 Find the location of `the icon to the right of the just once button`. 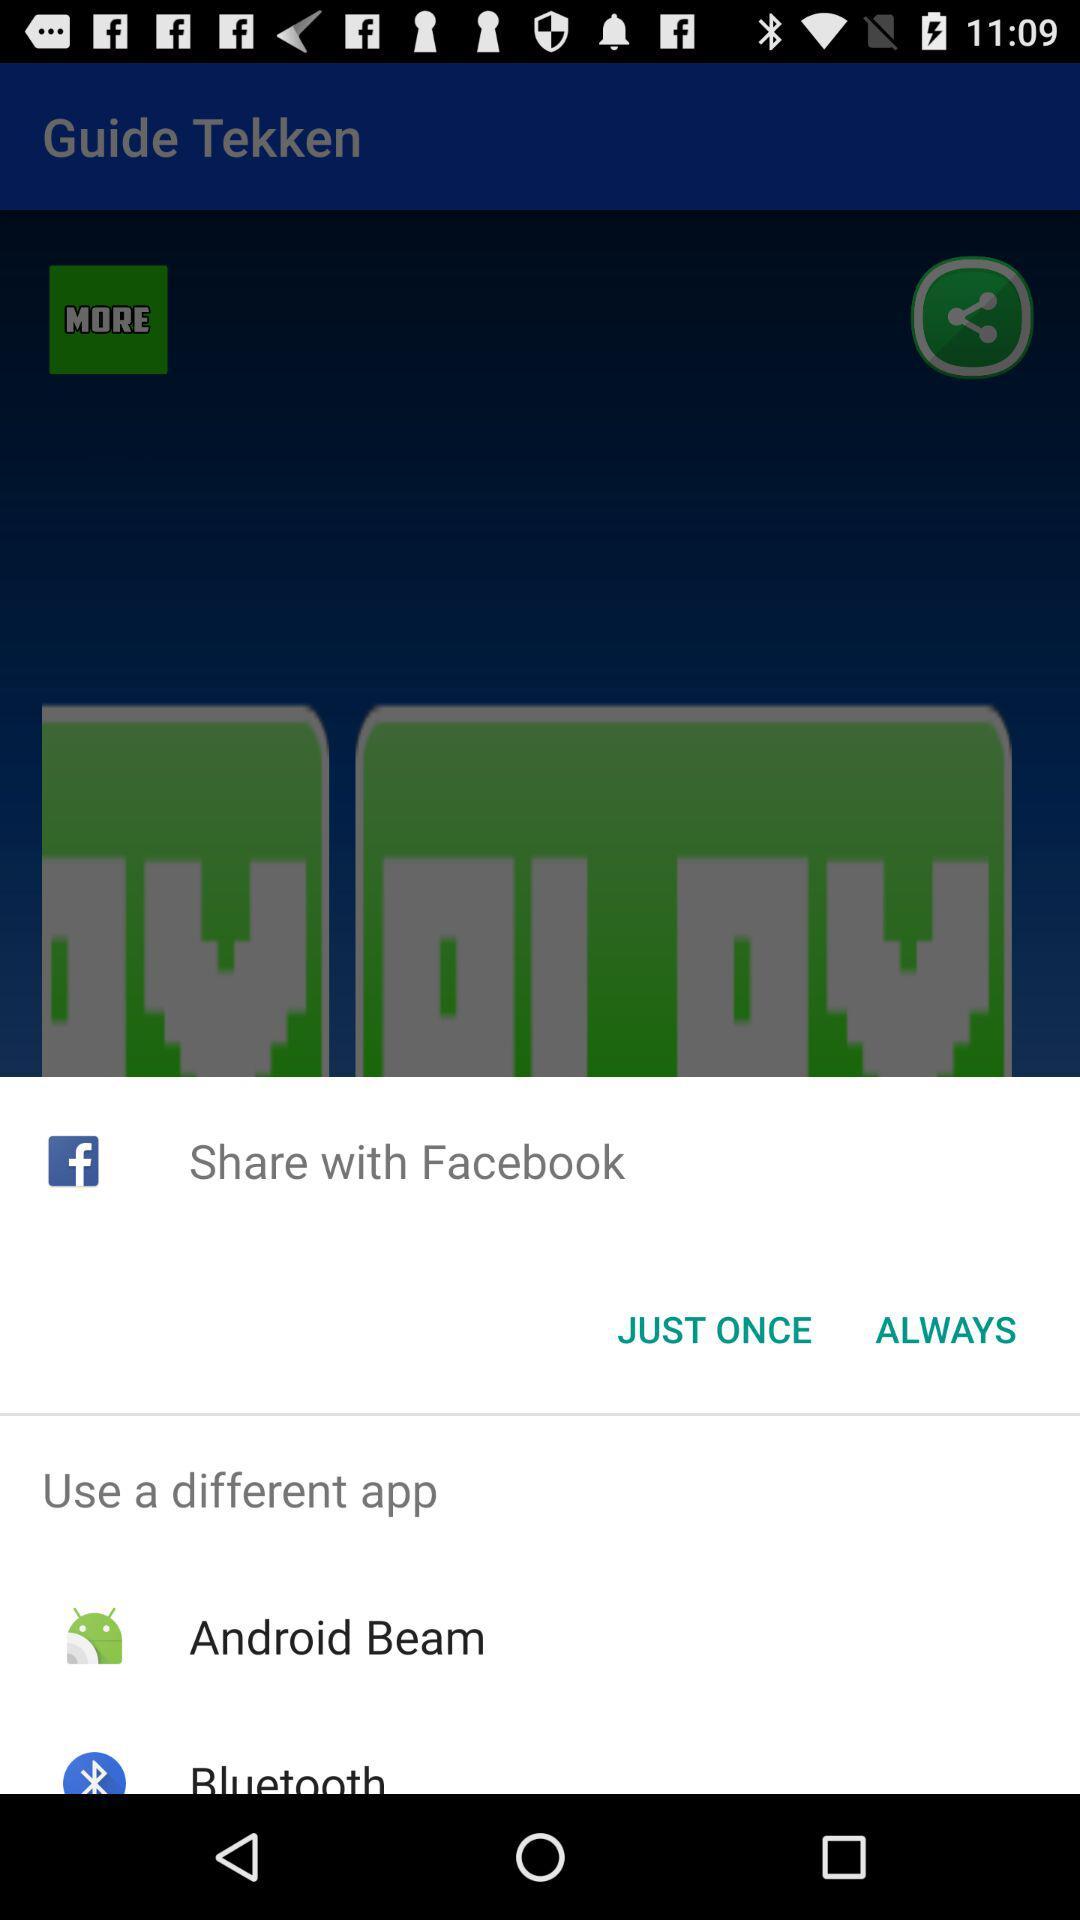

the icon to the right of the just once button is located at coordinates (945, 1329).